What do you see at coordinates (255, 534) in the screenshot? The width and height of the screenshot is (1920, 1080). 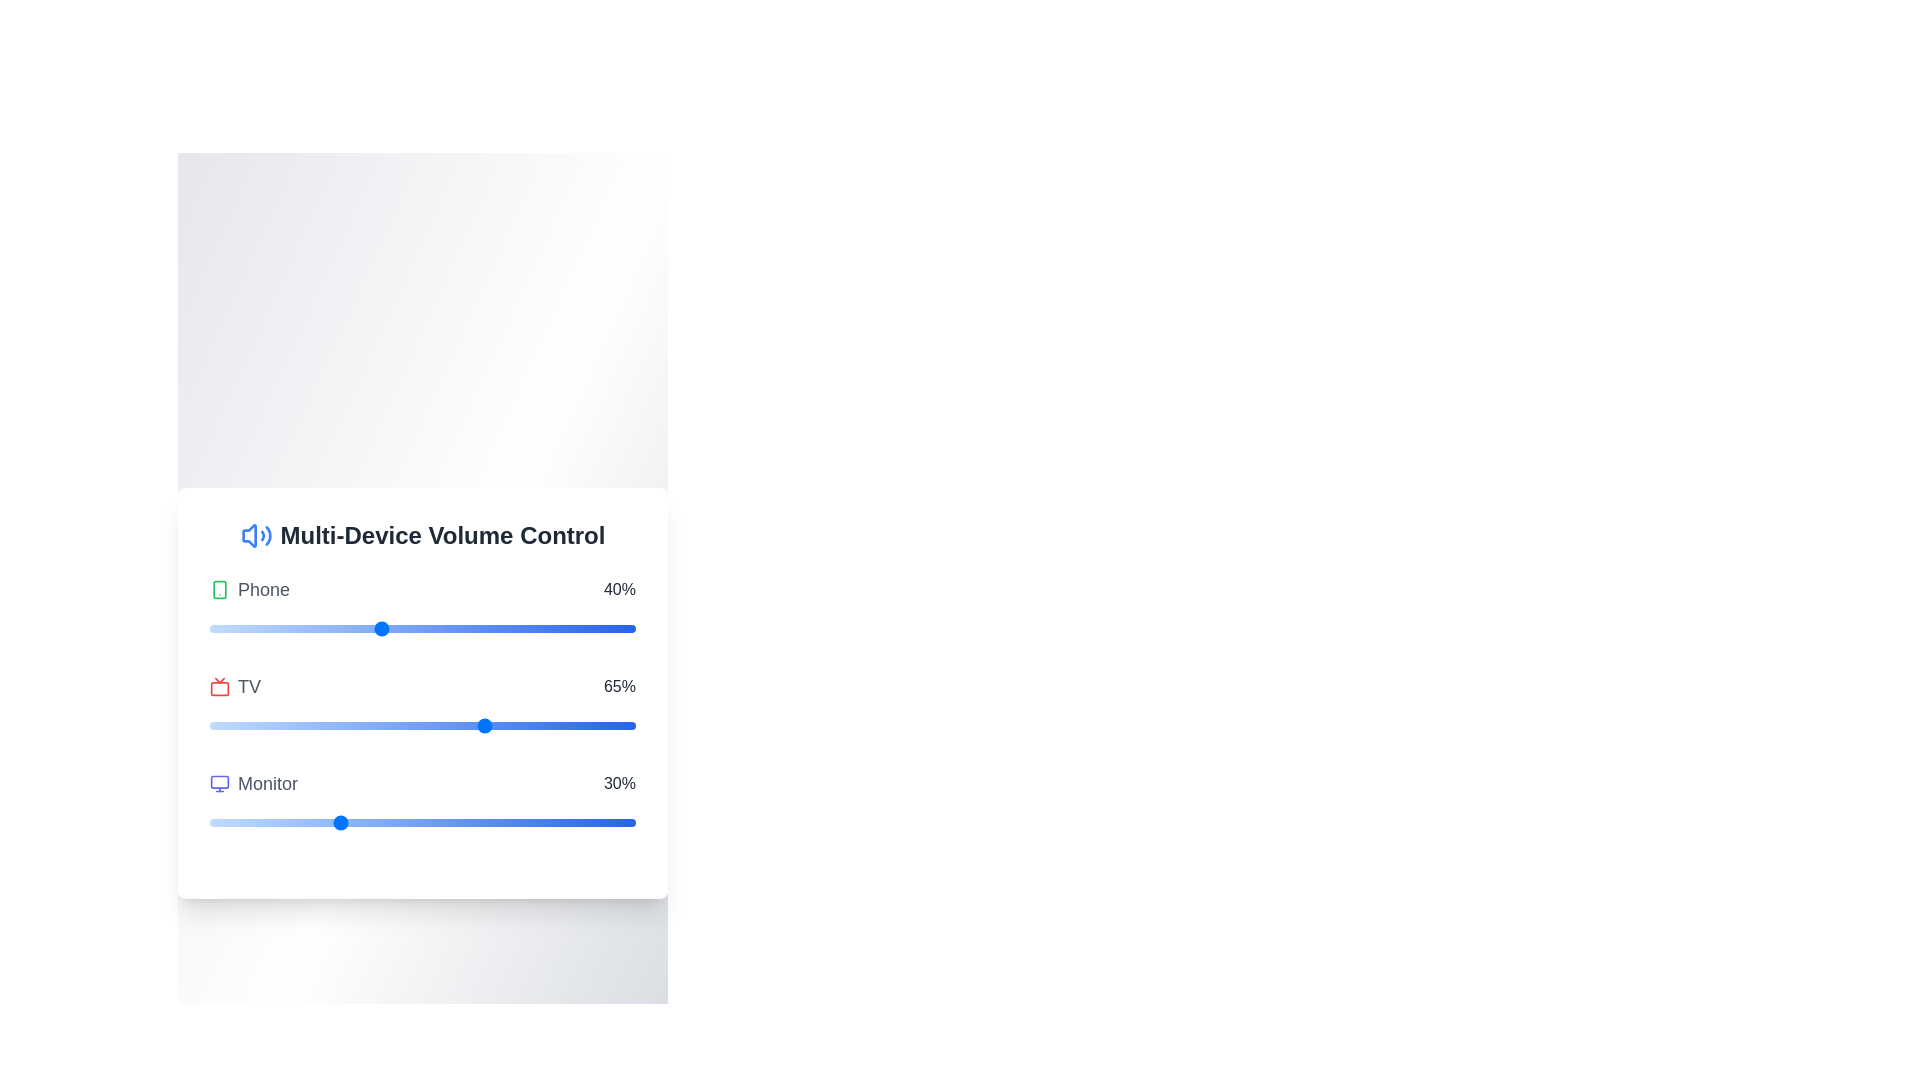 I see `the blue speaker-shaped icon with sound waves located to the left of the 'Multi-Device Volume Control' text` at bounding box center [255, 534].